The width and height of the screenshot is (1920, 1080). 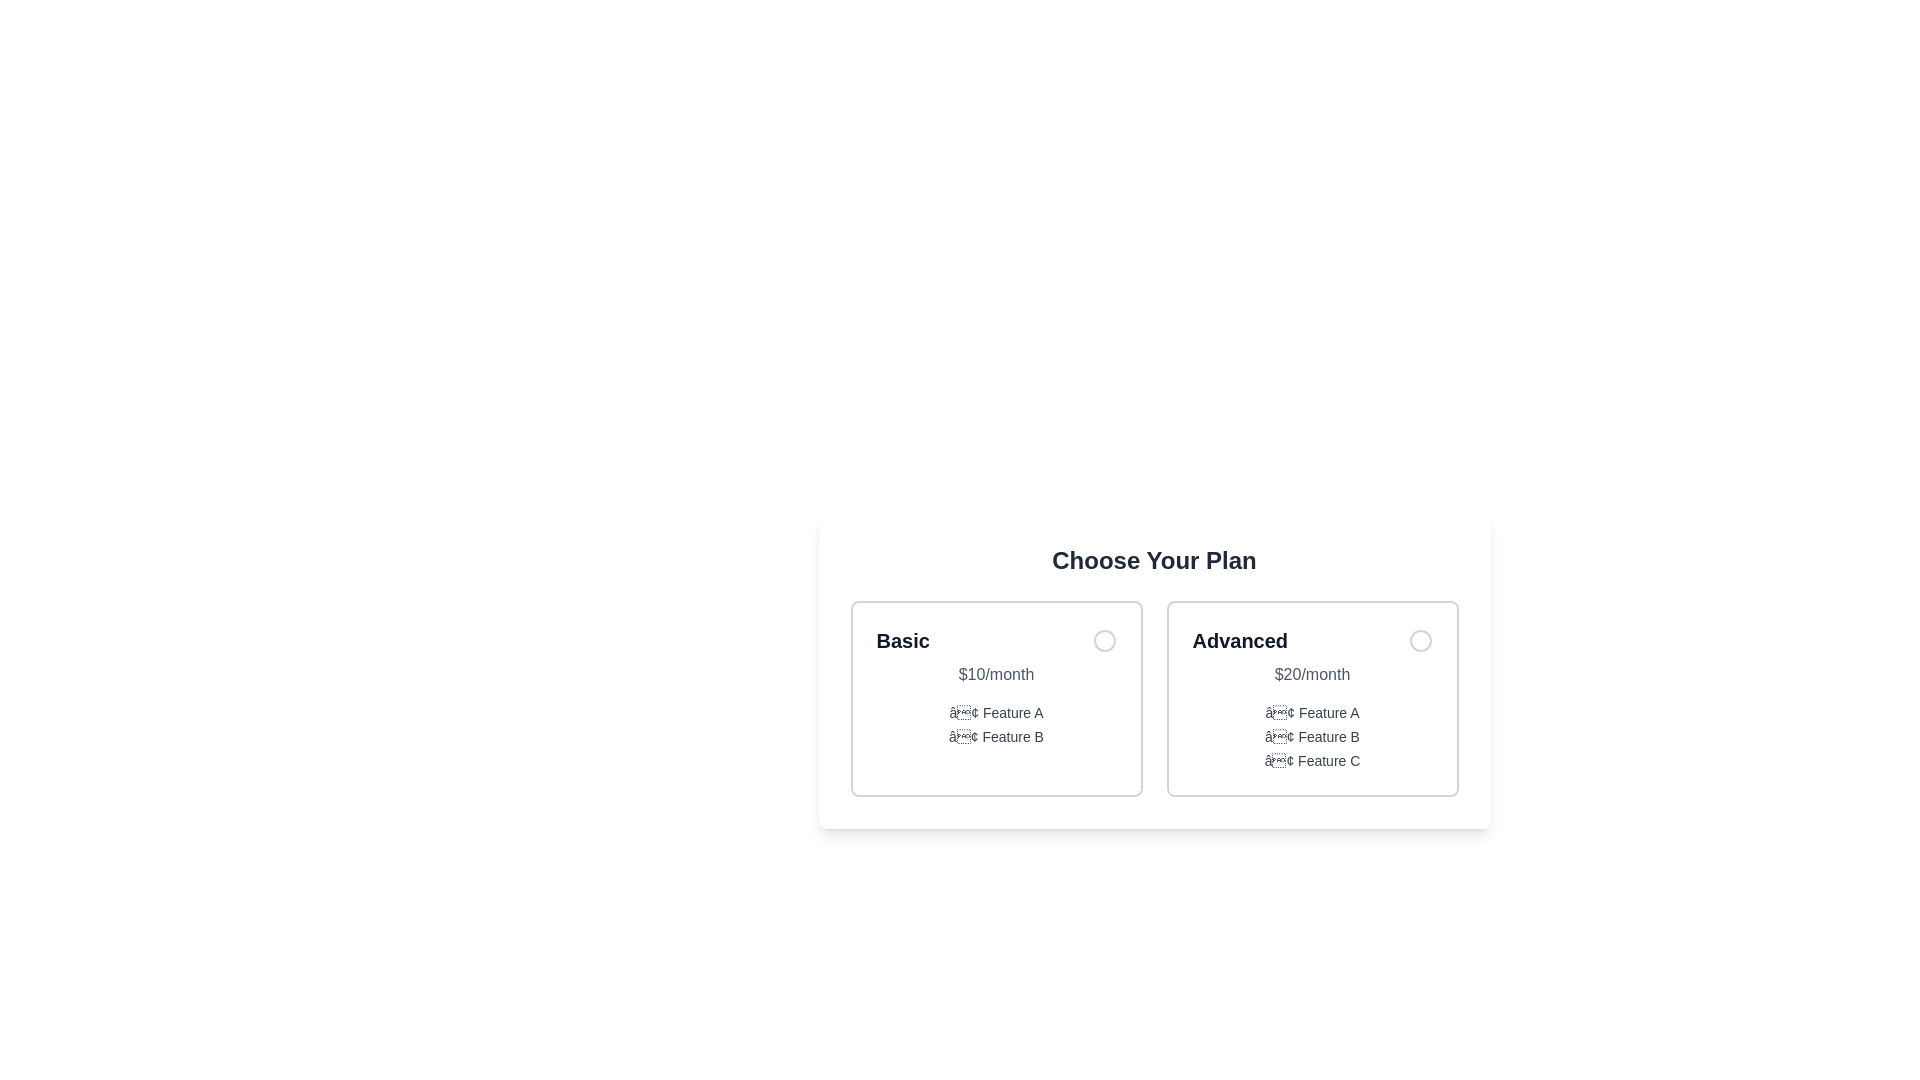 I want to click on the Text Block containing the features 'Feature A' and 'Feature B', which is styled in gray and positioned below the '$10/month' text within the 'Basic' card, so click(x=996, y=725).